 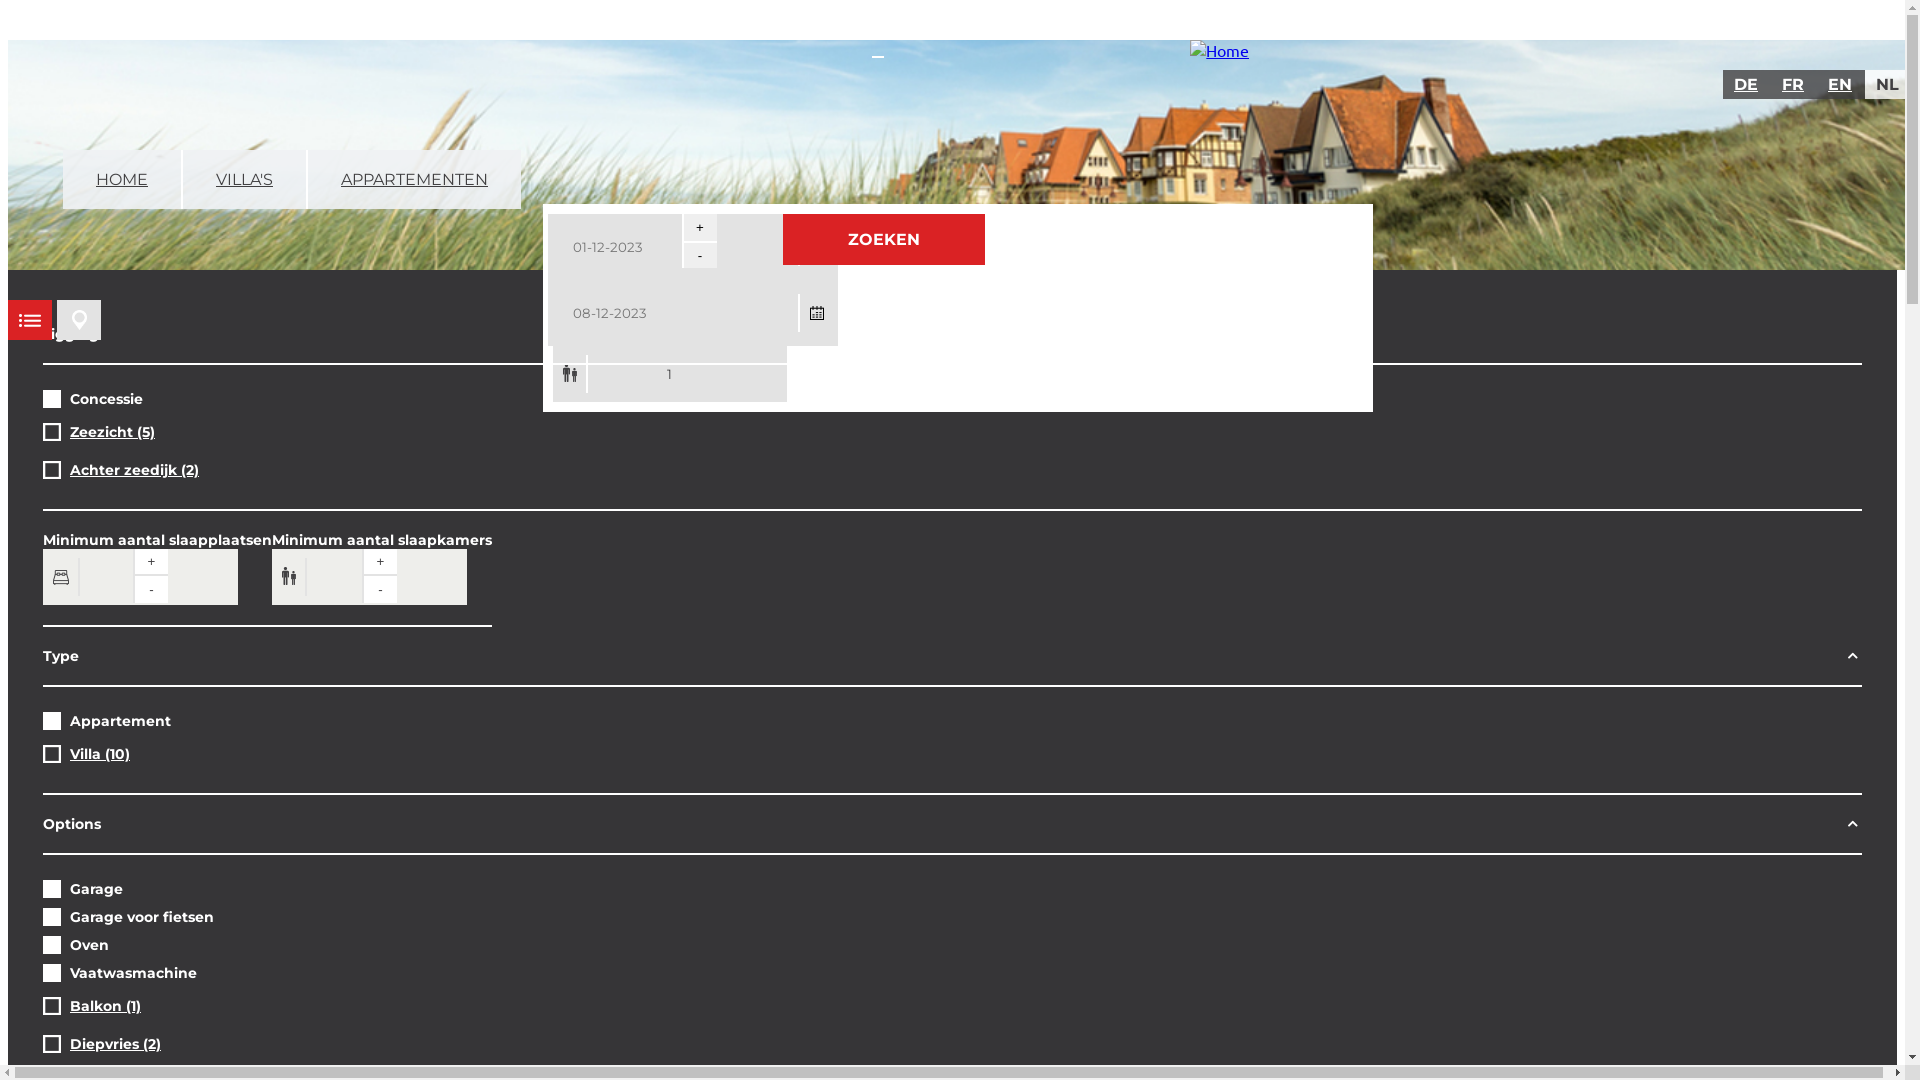 What do you see at coordinates (29, 319) in the screenshot?
I see `'list view'` at bounding box center [29, 319].